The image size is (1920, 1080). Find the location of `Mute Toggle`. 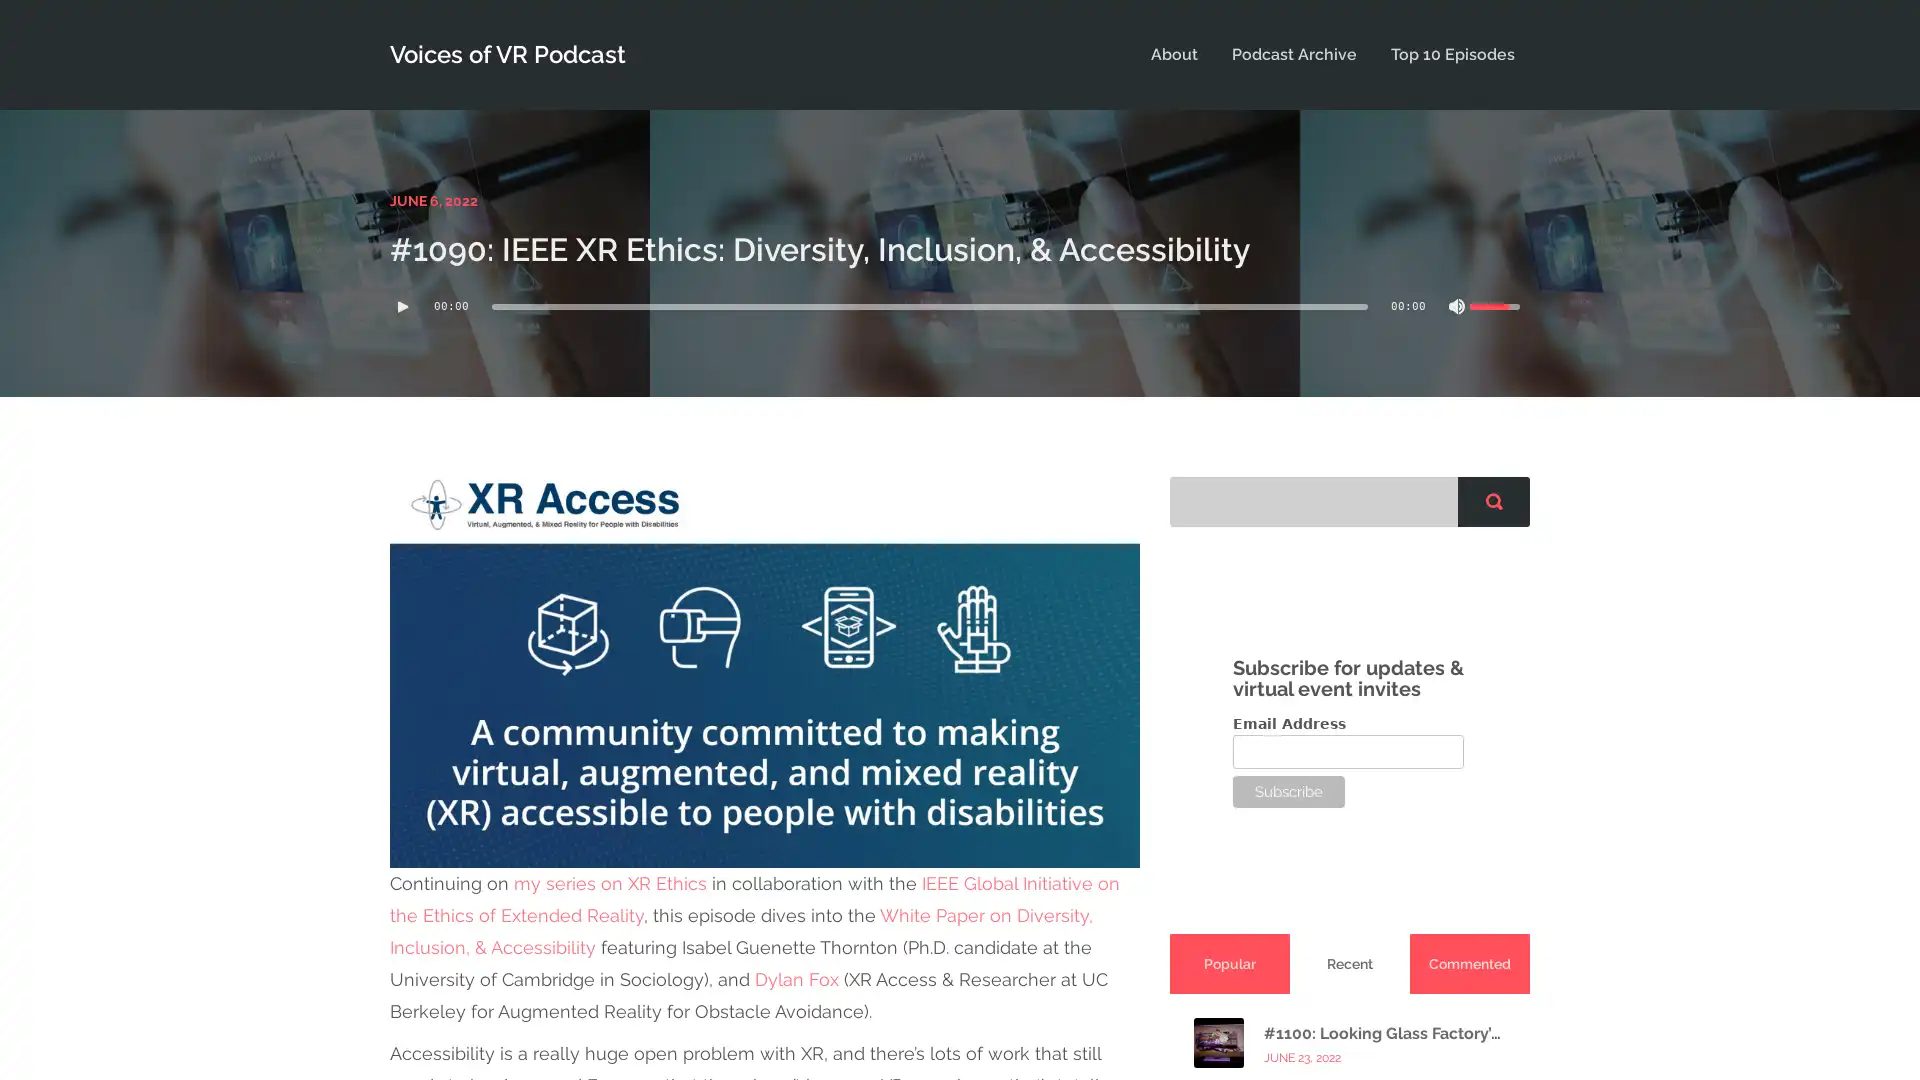

Mute Toggle is located at coordinates (1457, 305).